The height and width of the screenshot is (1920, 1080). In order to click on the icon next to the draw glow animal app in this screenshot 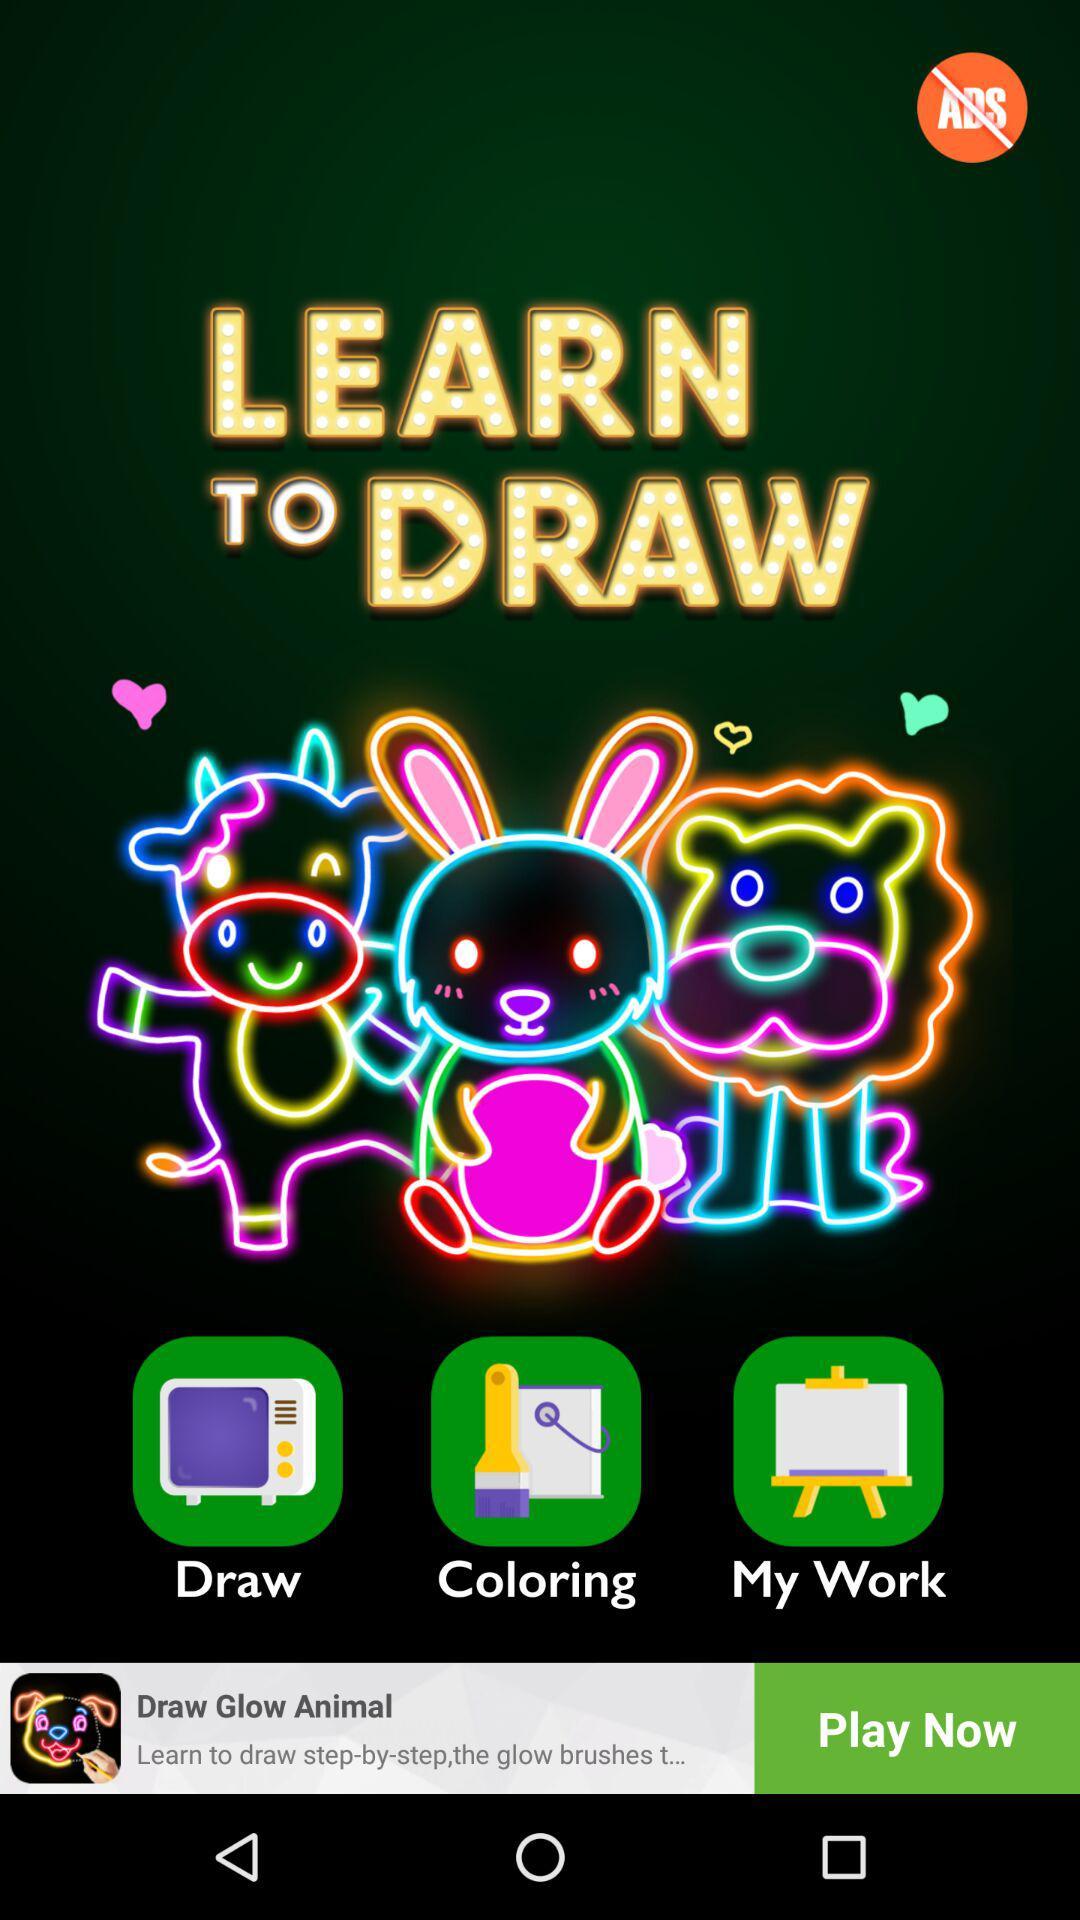, I will do `click(917, 1727)`.